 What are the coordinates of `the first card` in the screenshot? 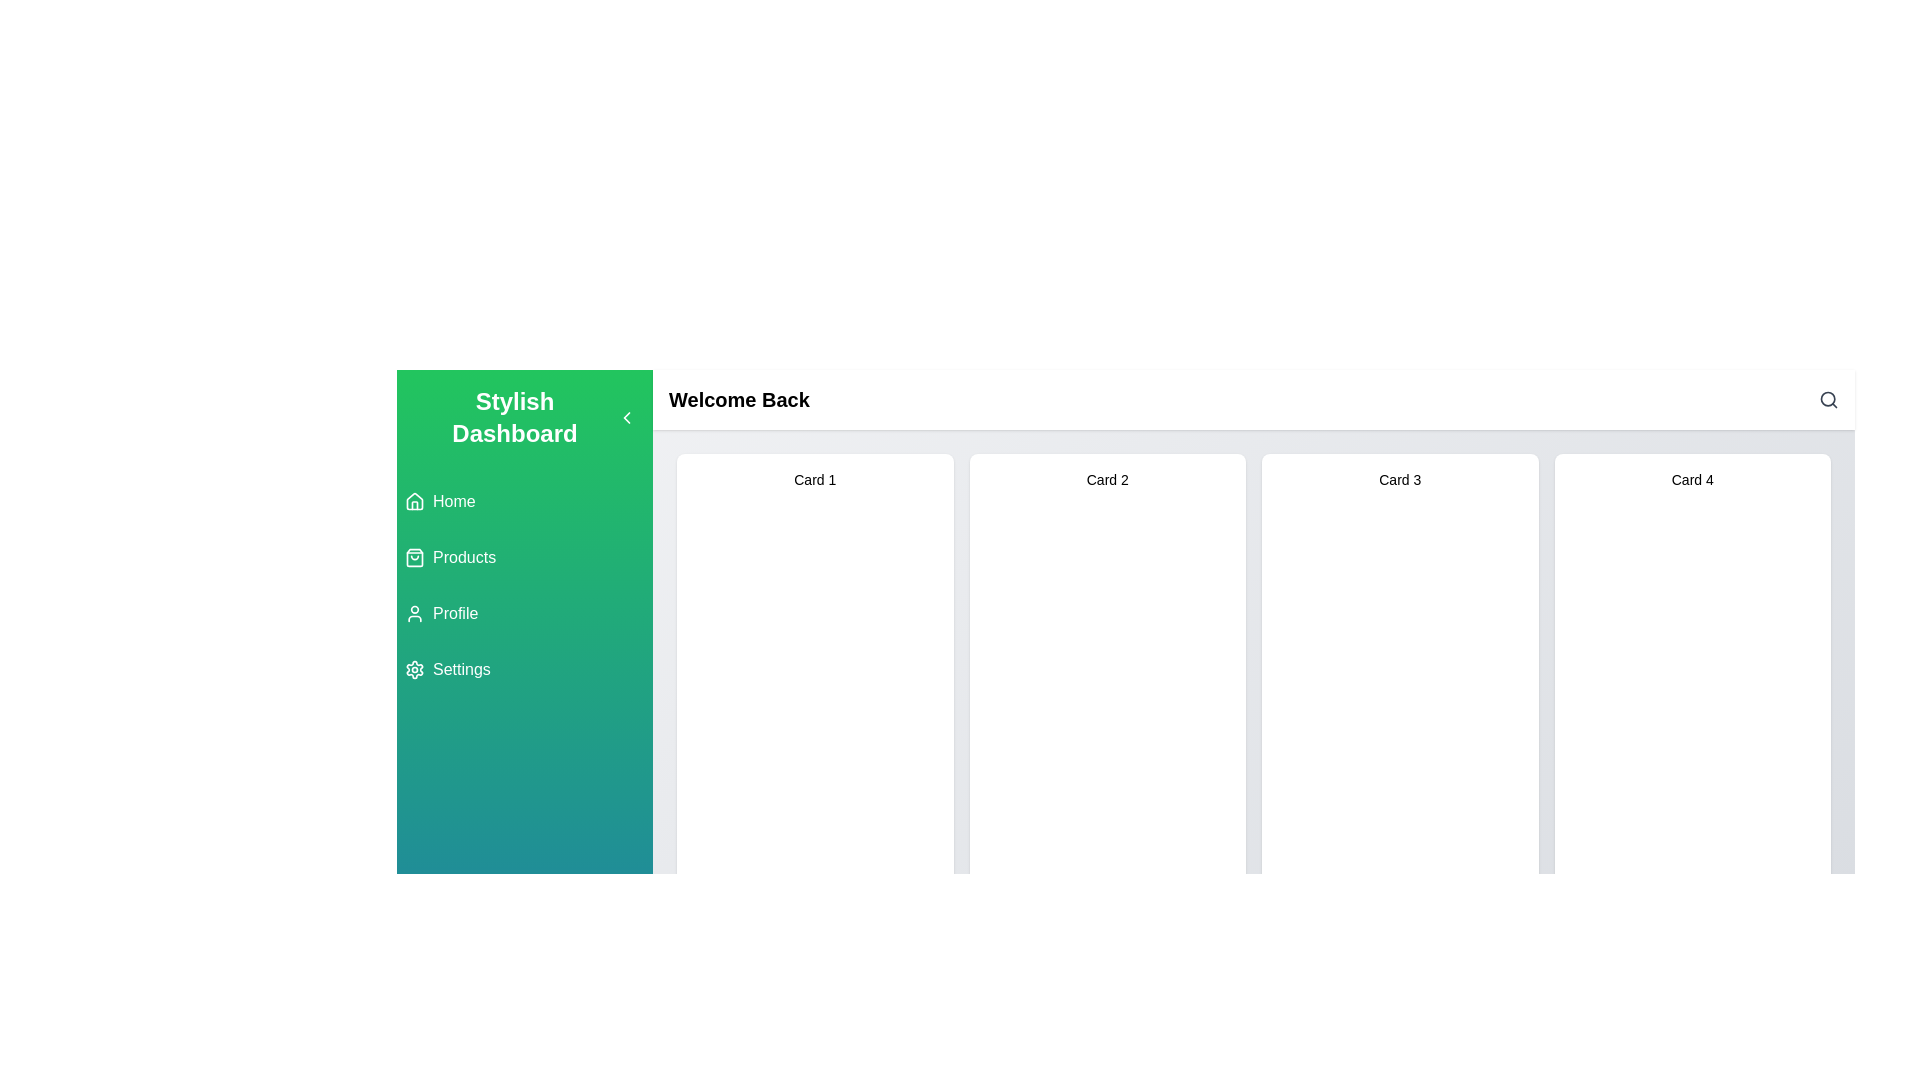 It's located at (815, 692).